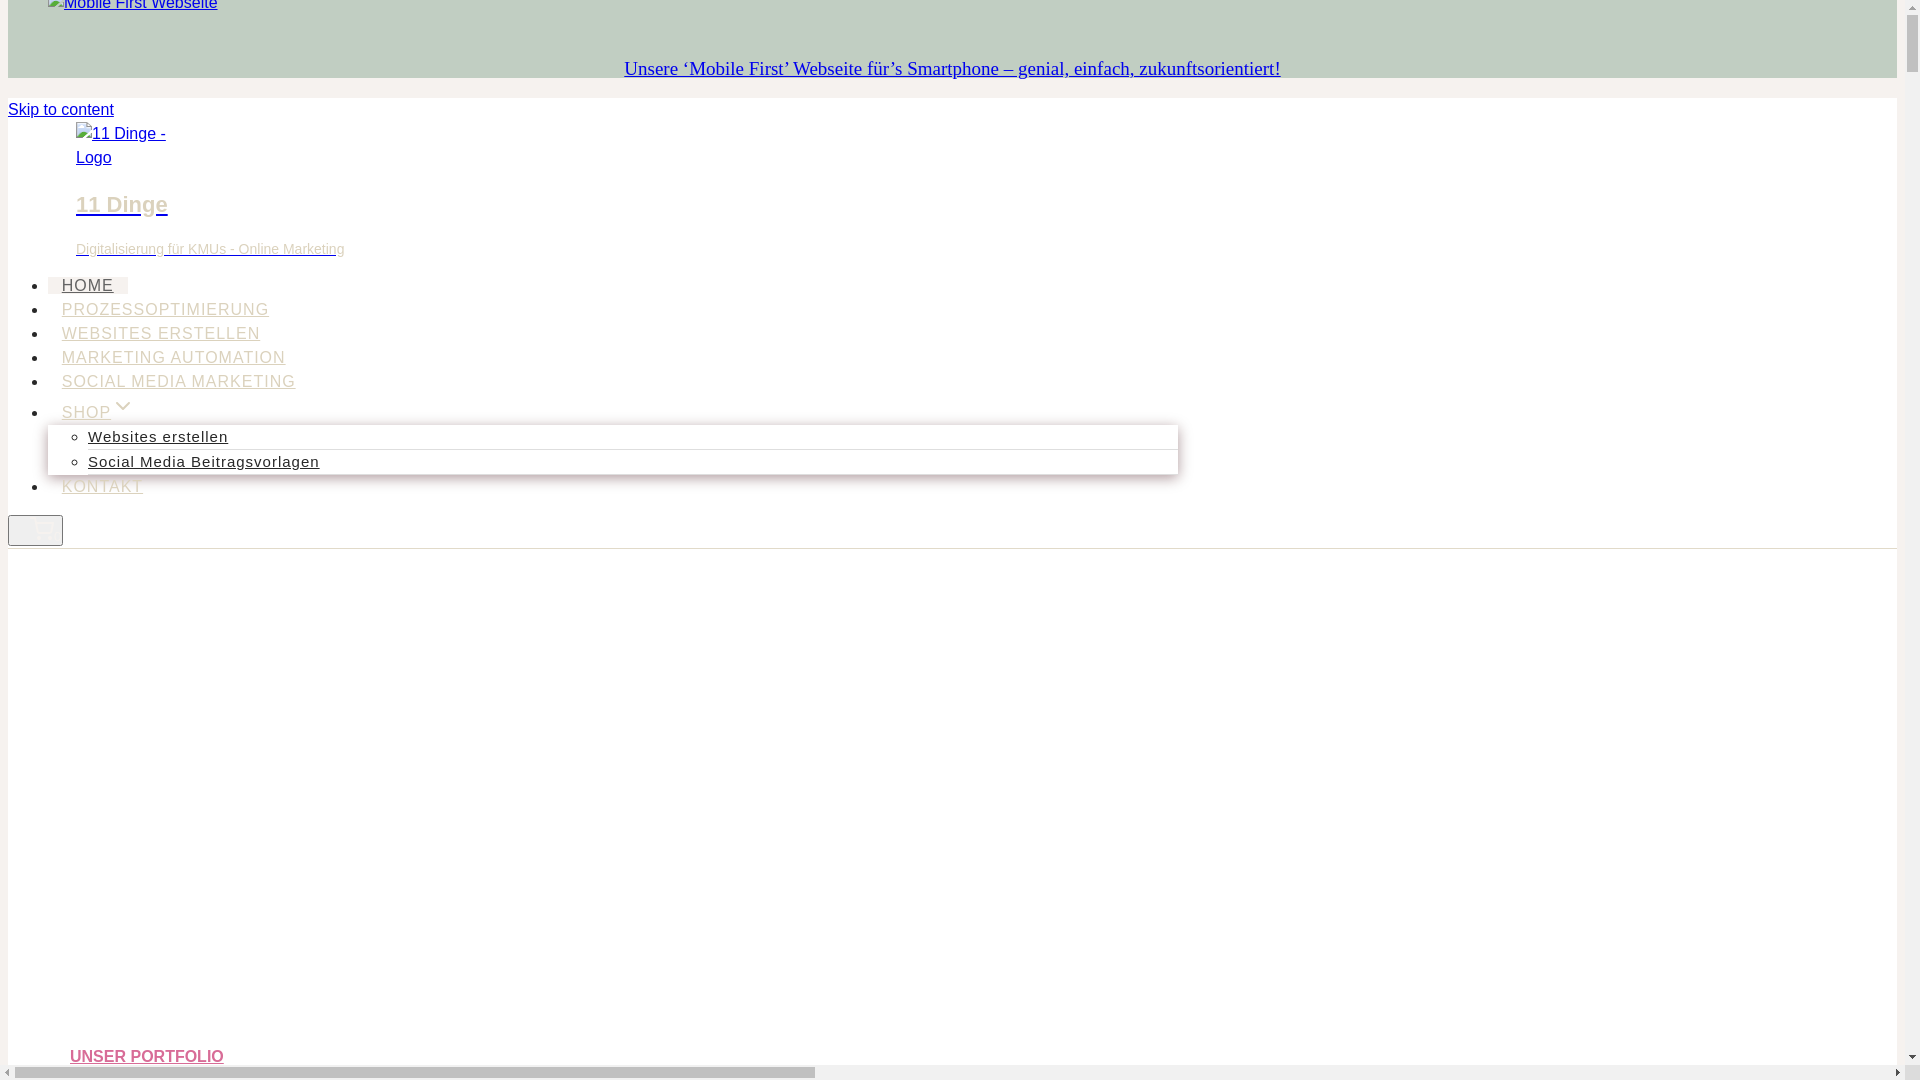 The image size is (1920, 1080). I want to click on 'MARKETING AUTOMATION', so click(173, 356).